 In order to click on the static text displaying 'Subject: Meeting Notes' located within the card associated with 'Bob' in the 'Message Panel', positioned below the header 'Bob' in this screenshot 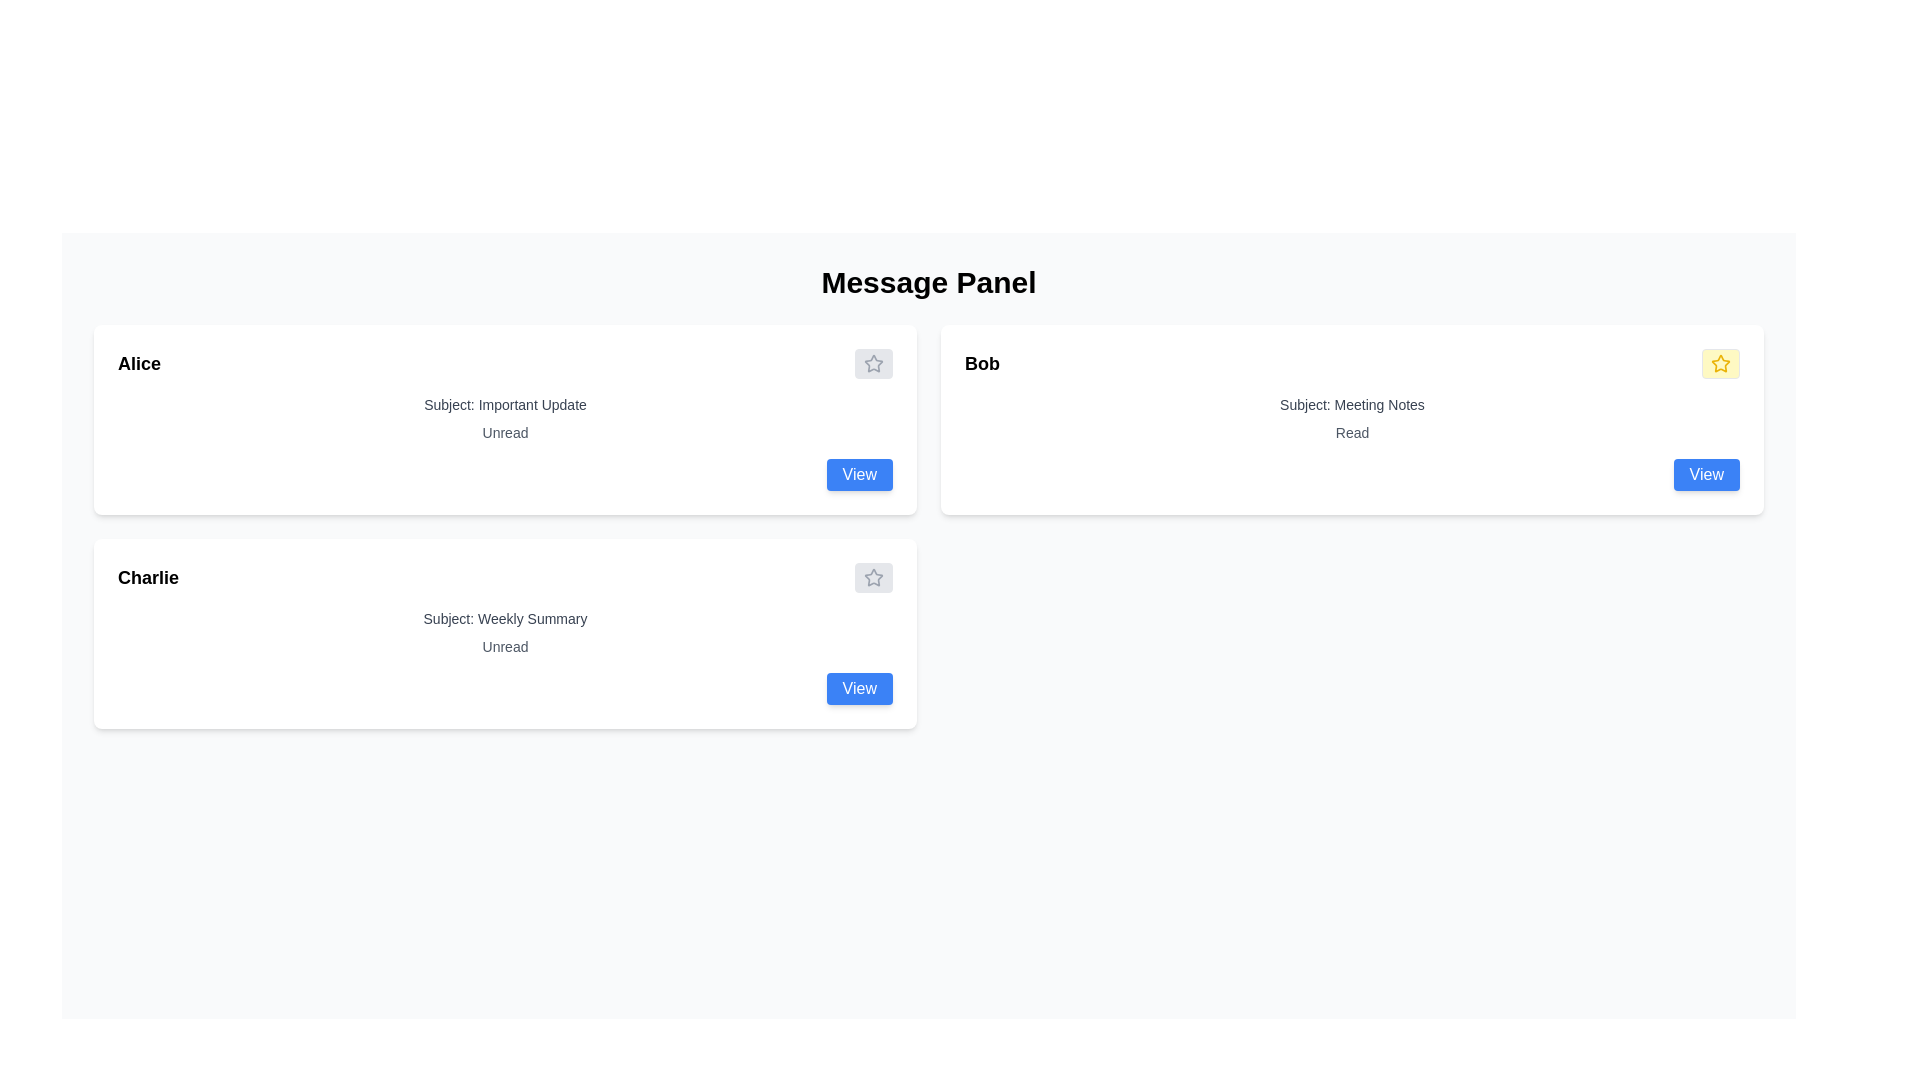, I will do `click(1352, 405)`.